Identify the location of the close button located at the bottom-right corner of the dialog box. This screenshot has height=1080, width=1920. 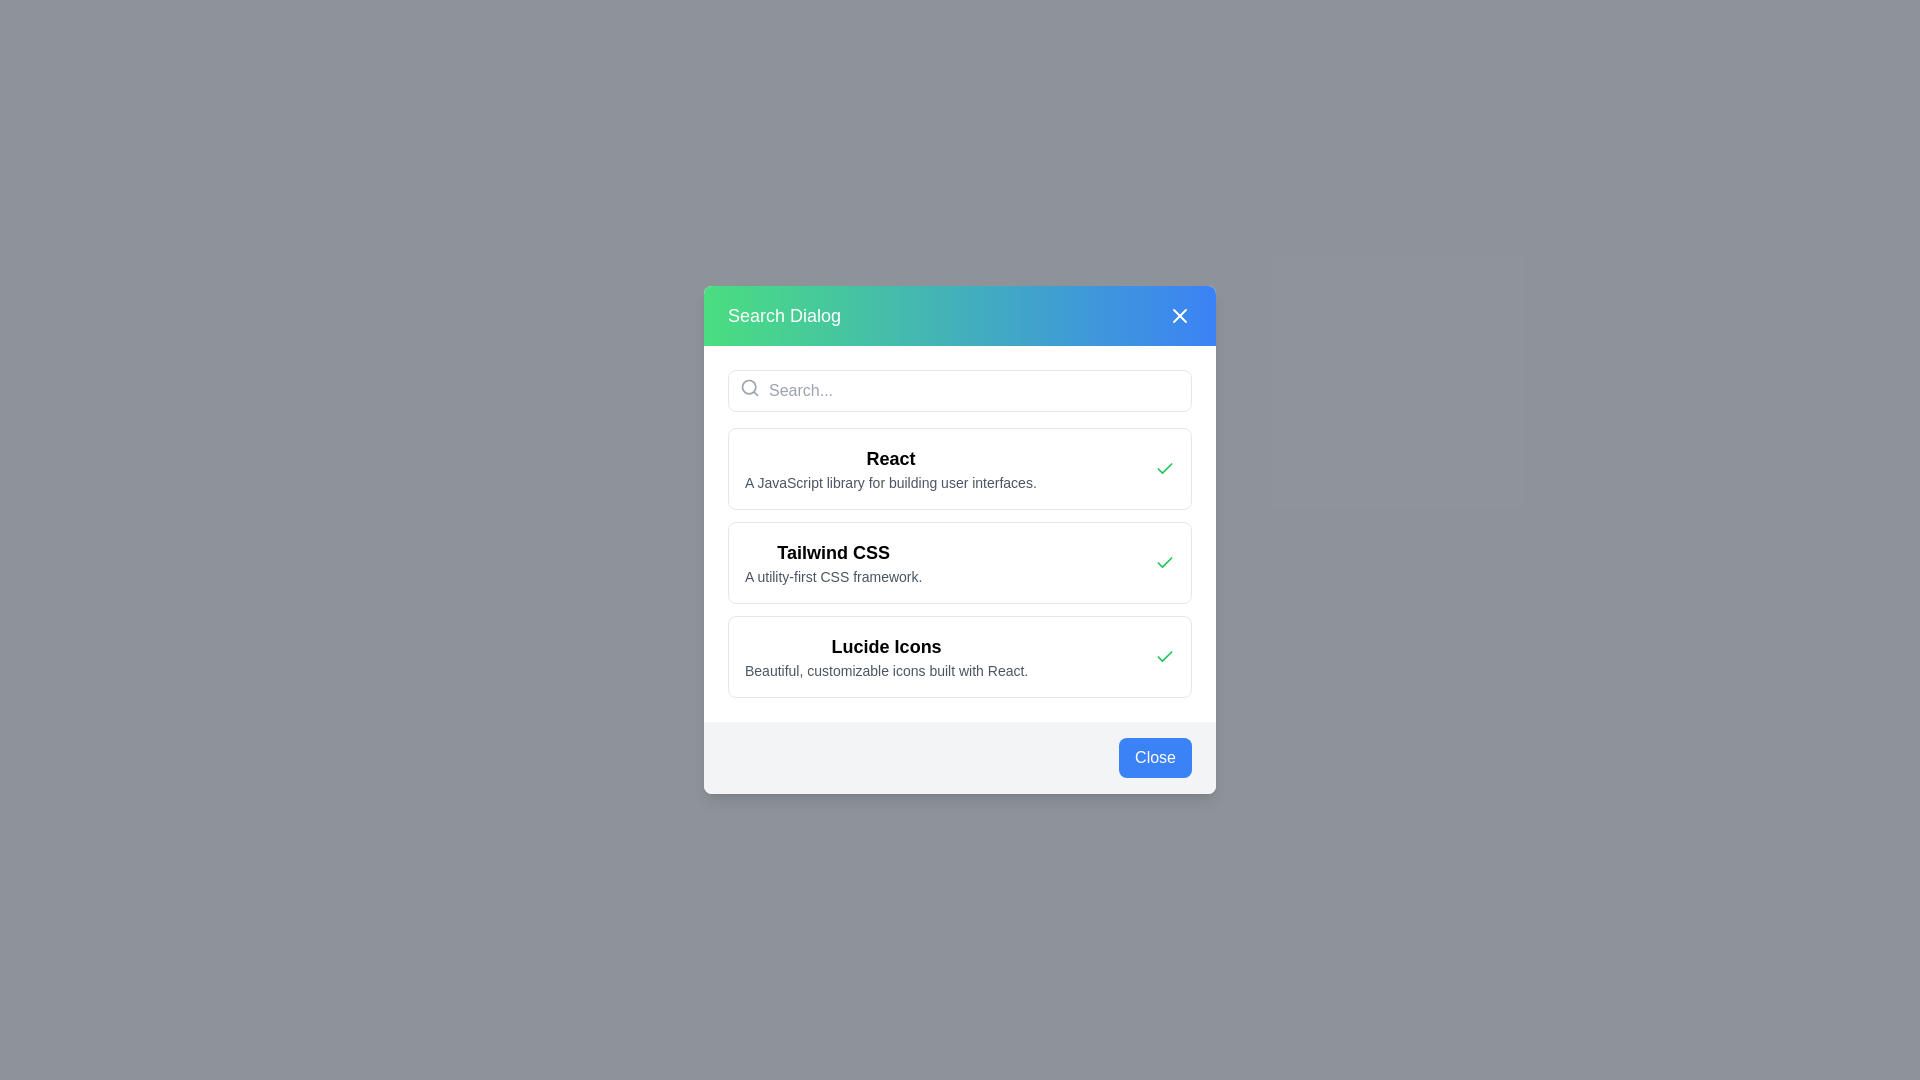
(960, 758).